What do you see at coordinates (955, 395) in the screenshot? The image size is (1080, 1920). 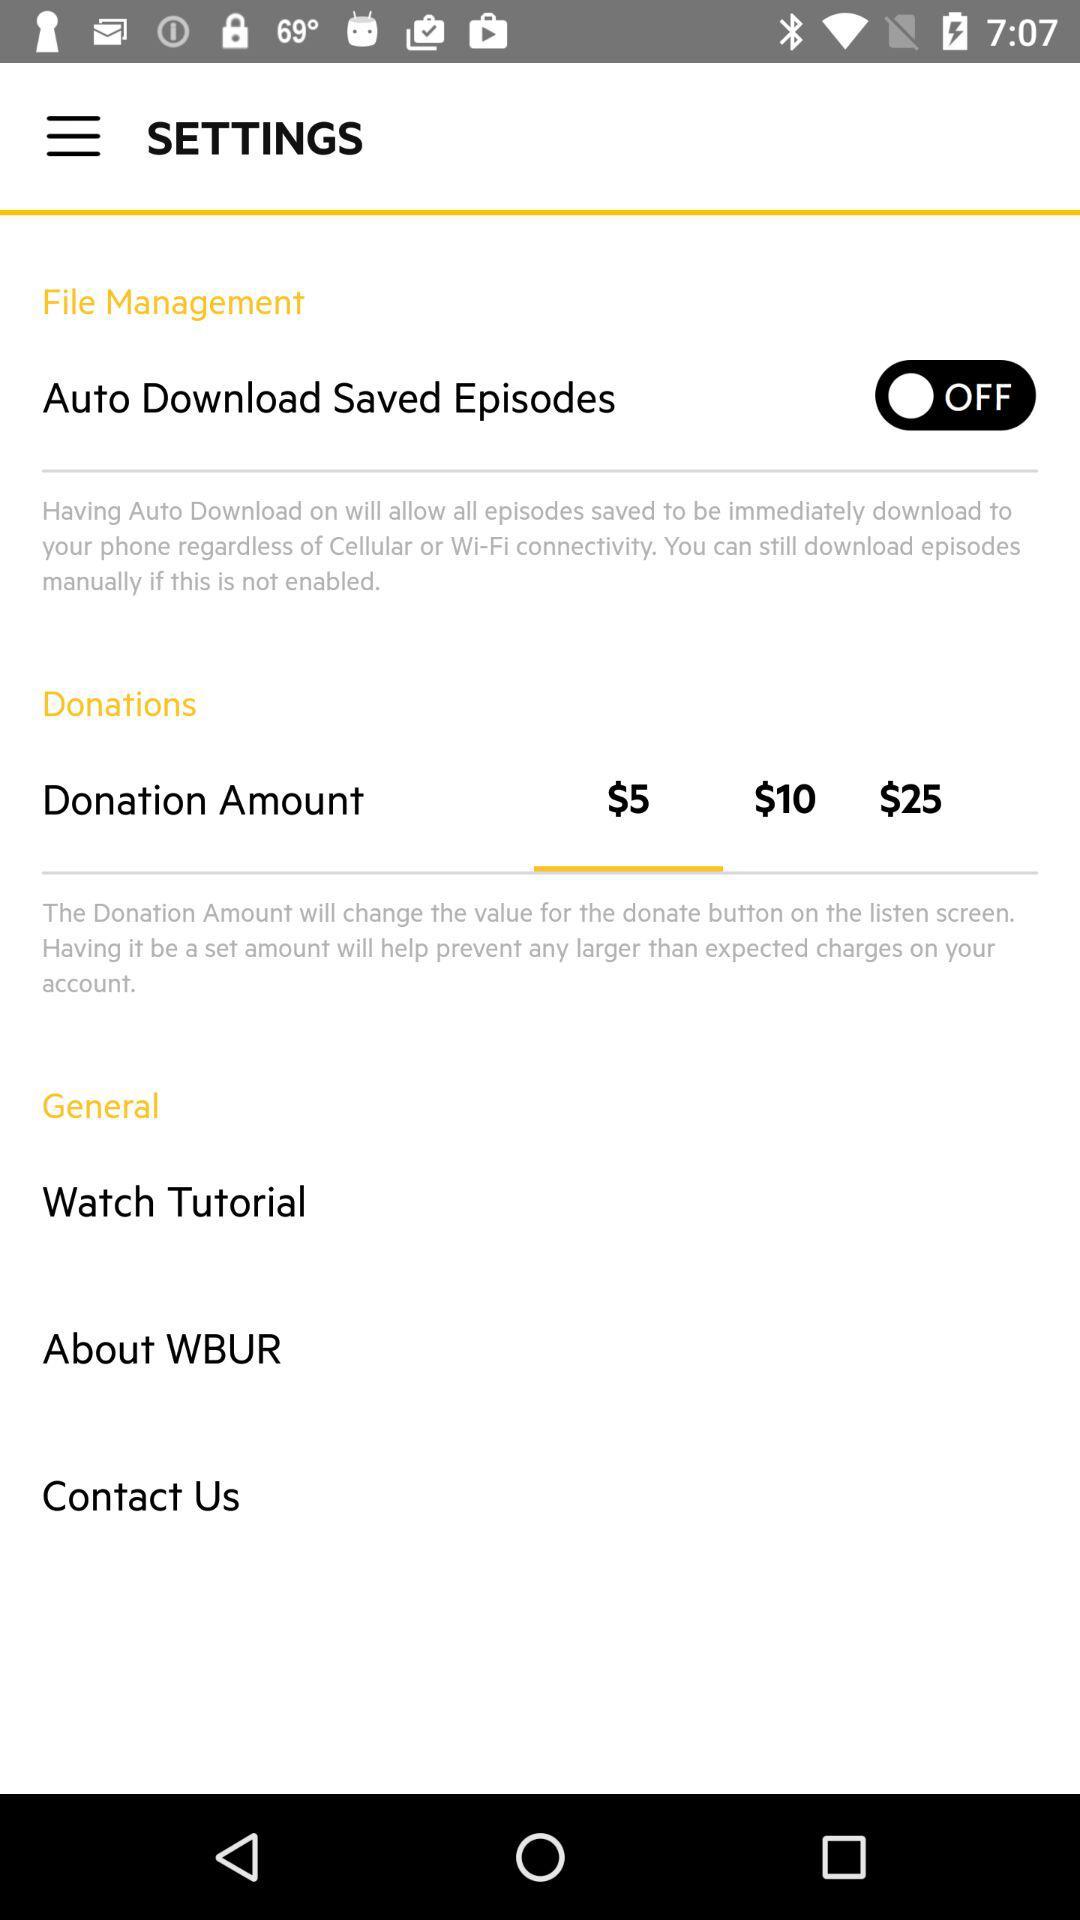 I see `turns off auto download saved episodes` at bounding box center [955, 395].